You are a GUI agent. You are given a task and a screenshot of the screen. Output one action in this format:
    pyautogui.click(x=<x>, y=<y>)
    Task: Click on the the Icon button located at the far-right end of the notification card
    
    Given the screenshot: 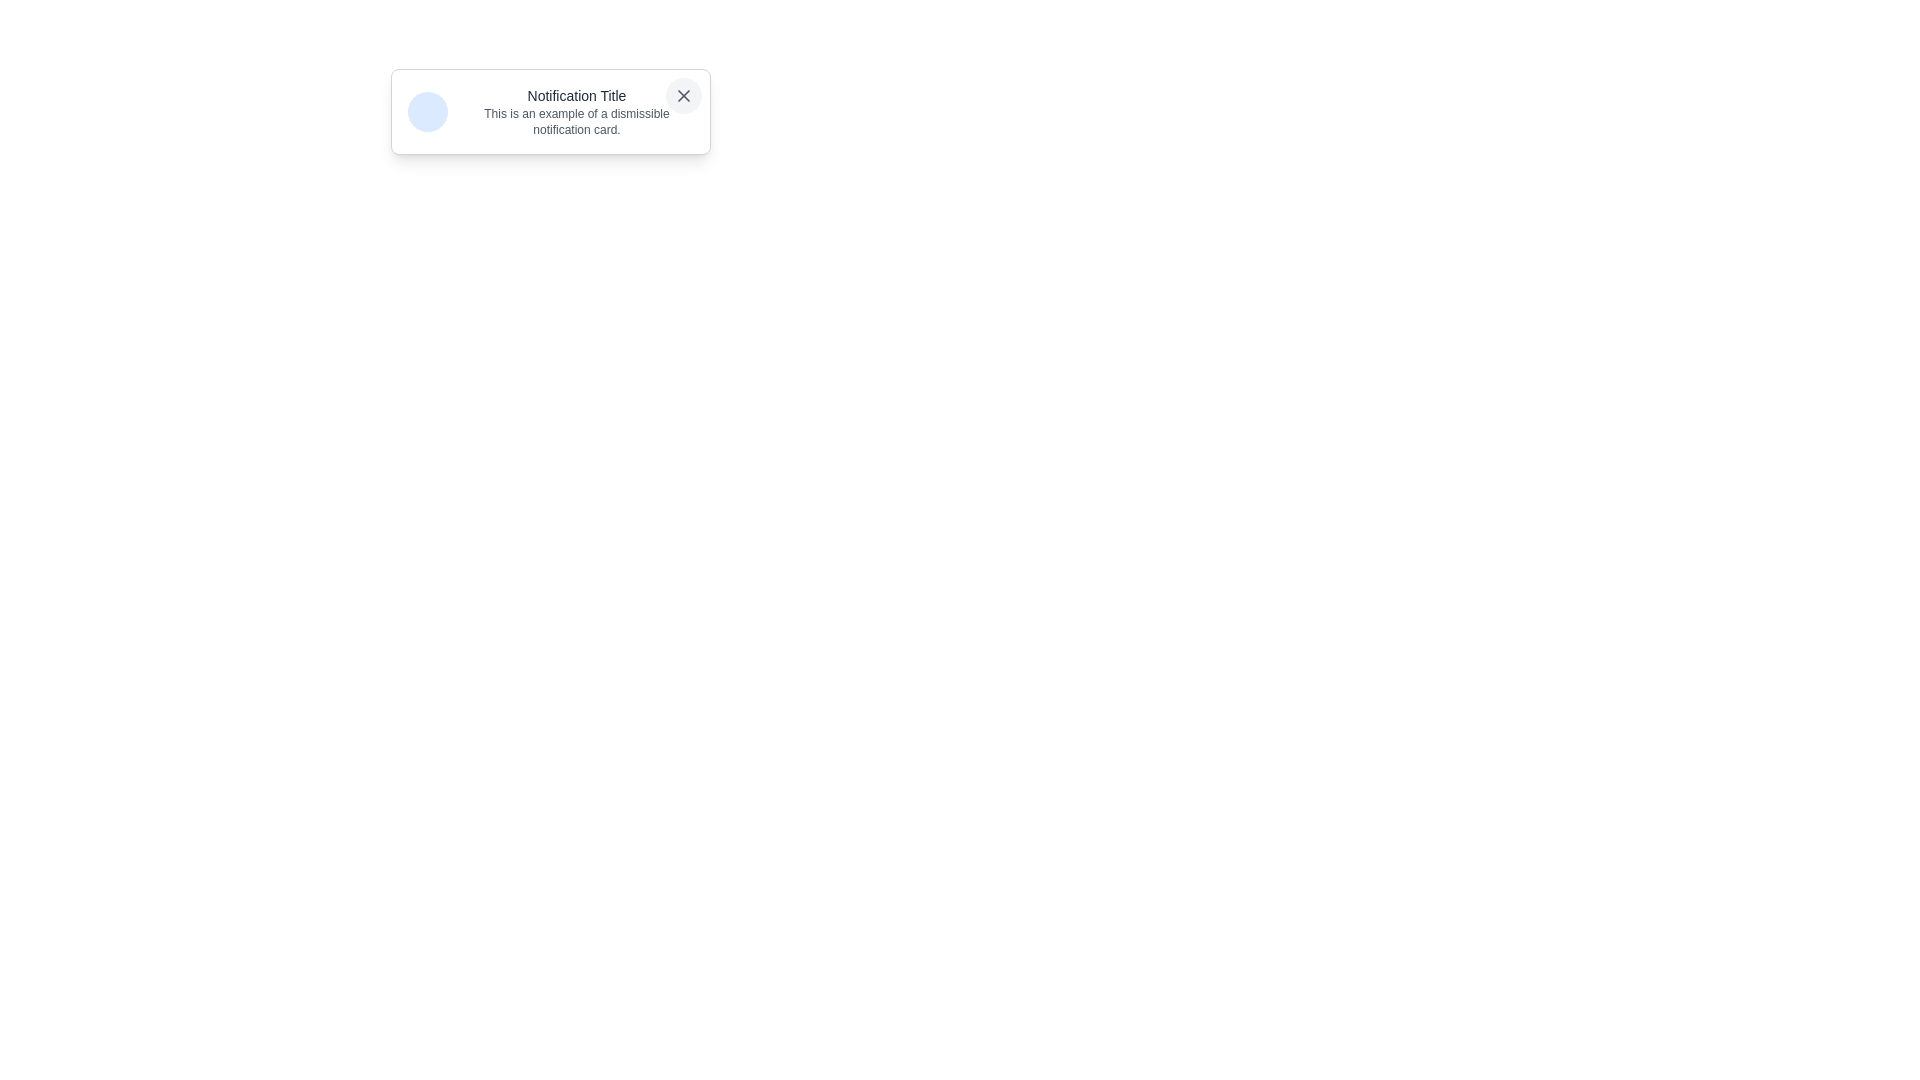 What is the action you would take?
    pyautogui.click(x=684, y=96)
    